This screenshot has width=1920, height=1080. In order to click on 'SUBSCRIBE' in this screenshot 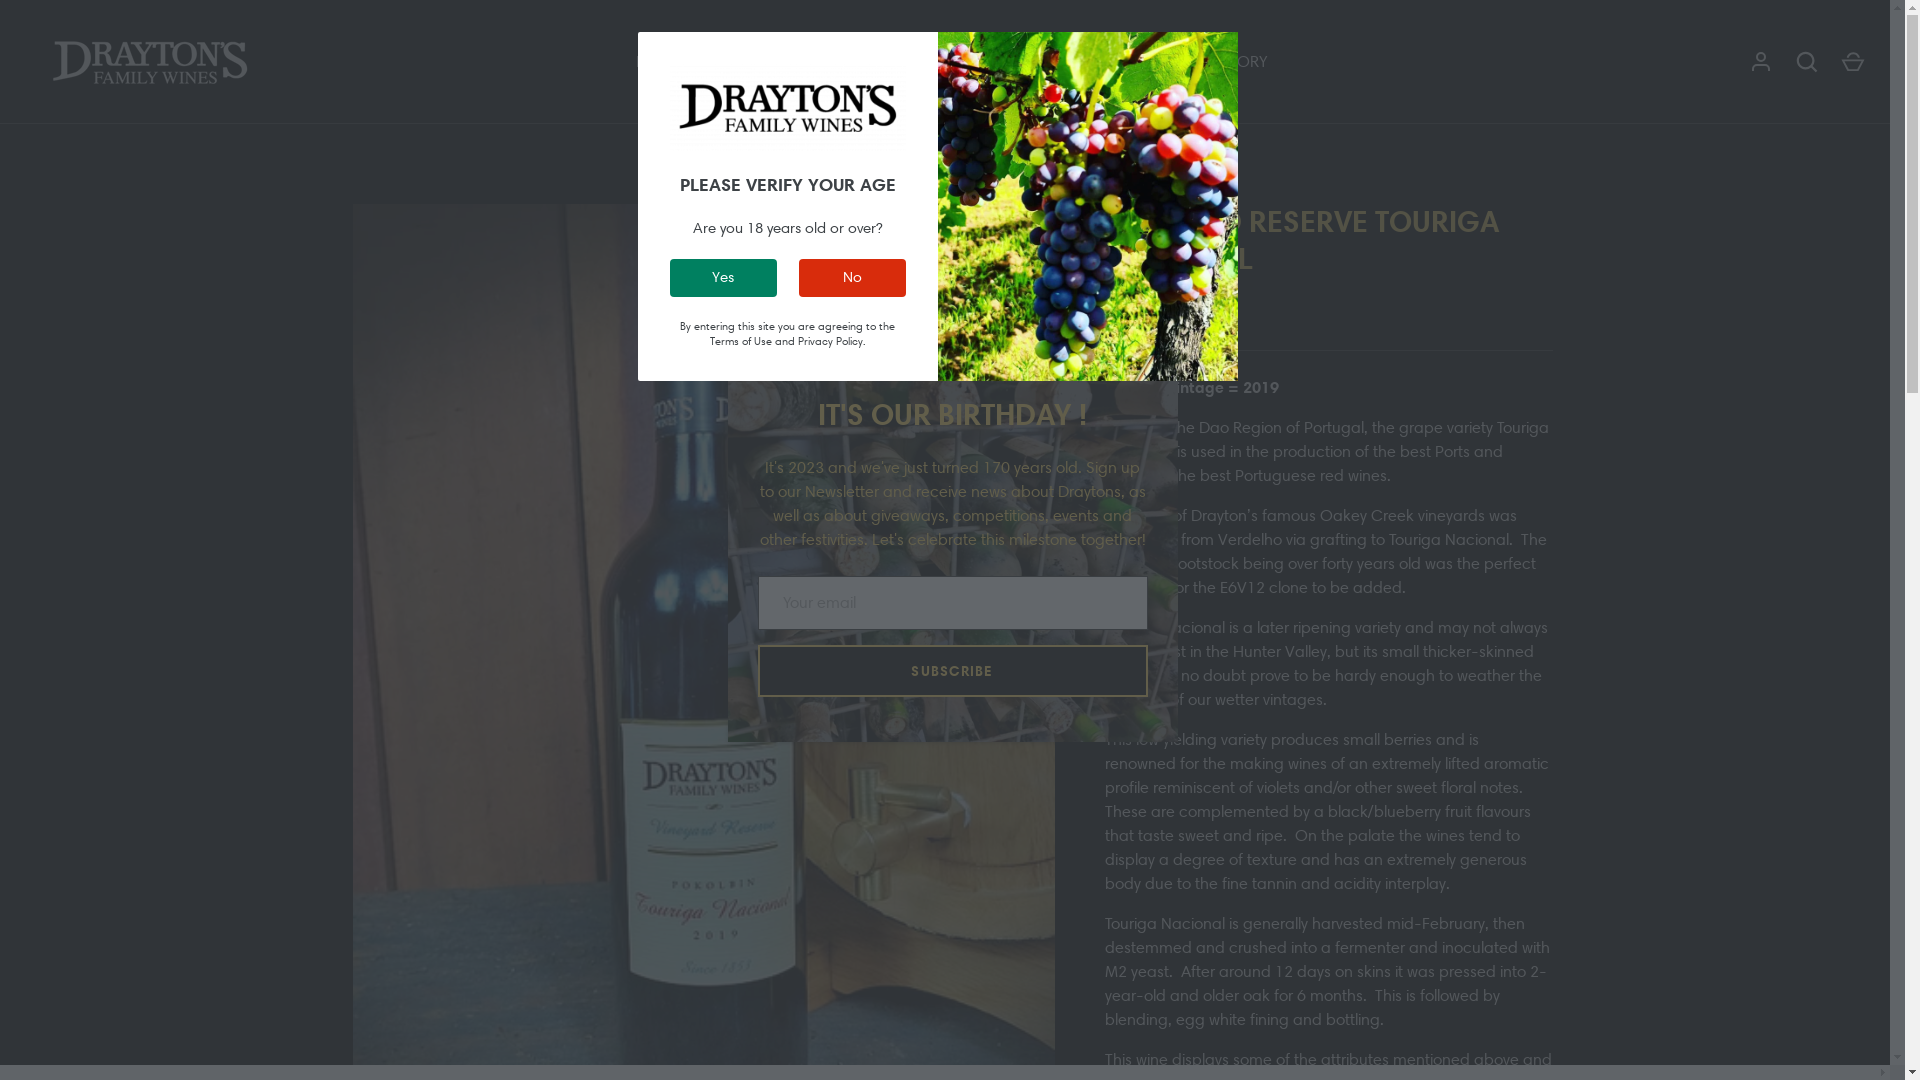, I will do `click(952, 684)`.